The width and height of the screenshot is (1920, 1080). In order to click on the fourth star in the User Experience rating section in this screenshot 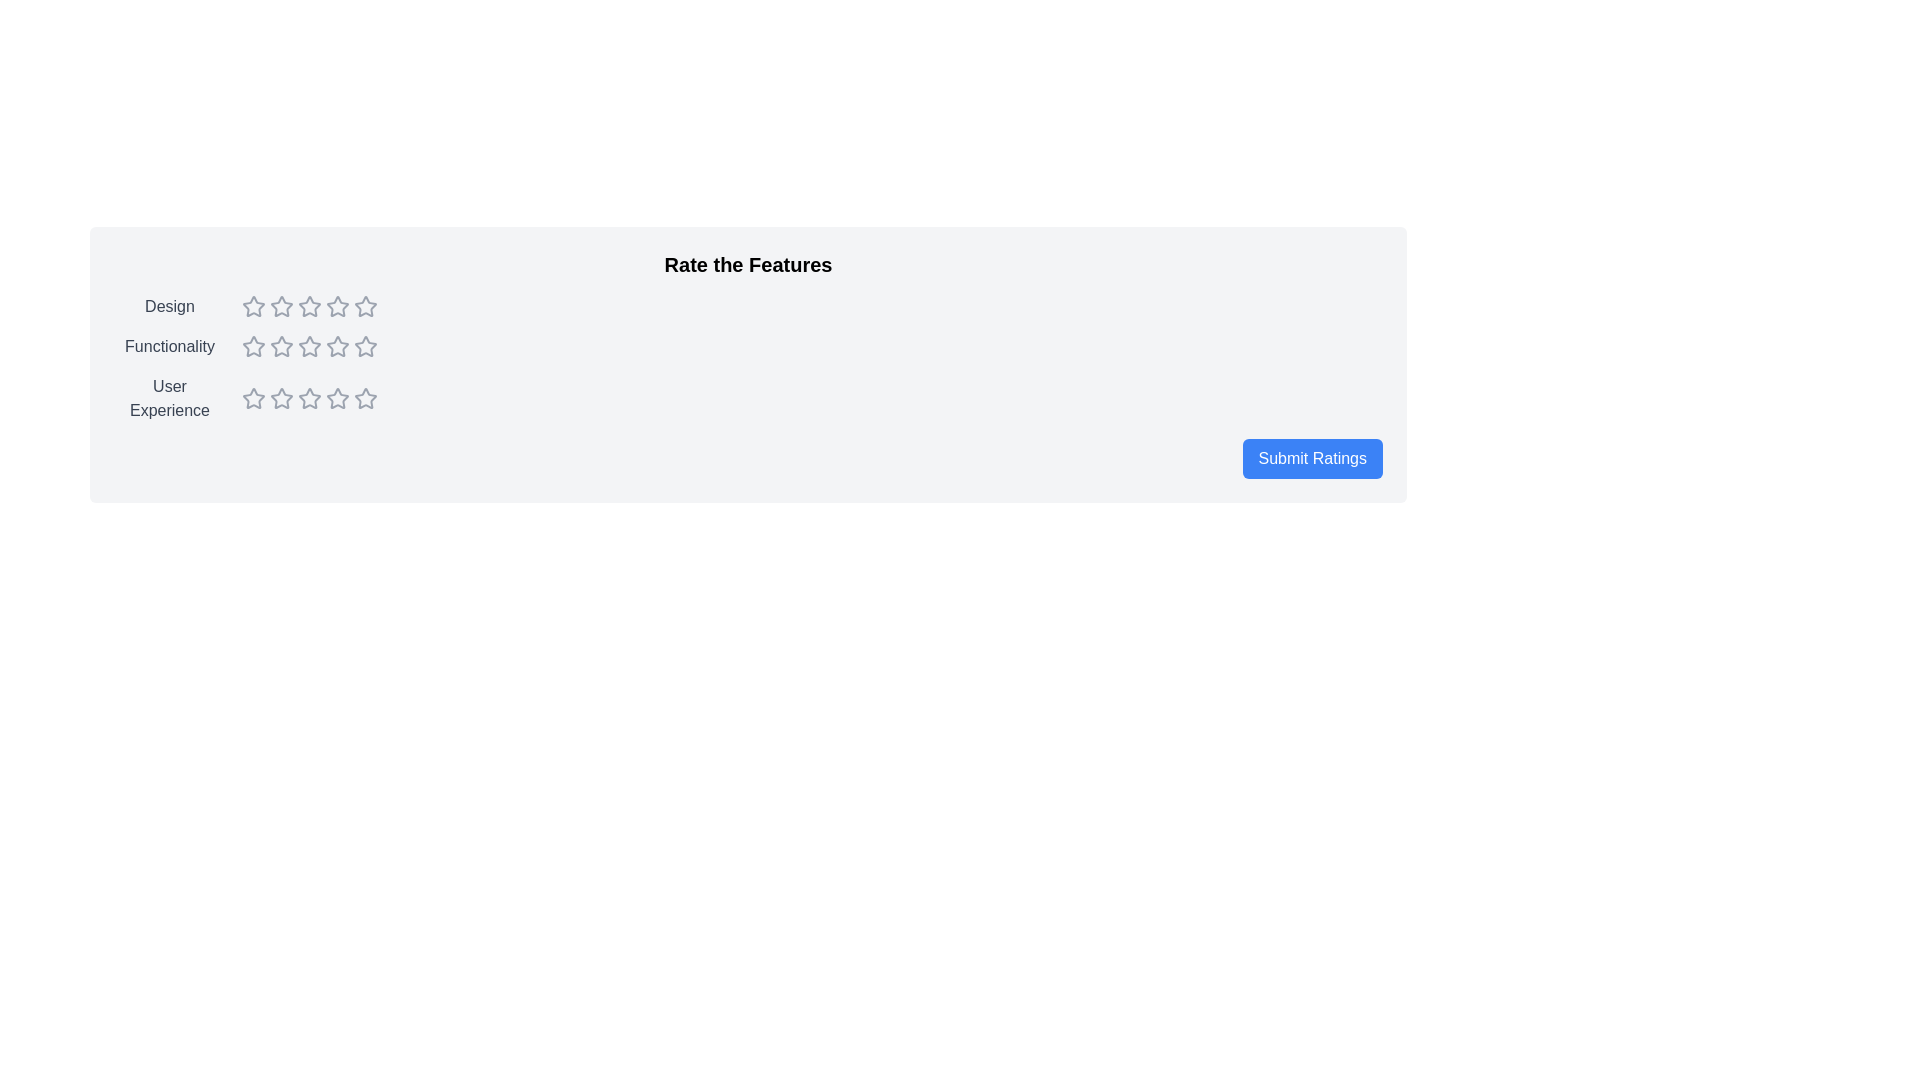, I will do `click(365, 398)`.